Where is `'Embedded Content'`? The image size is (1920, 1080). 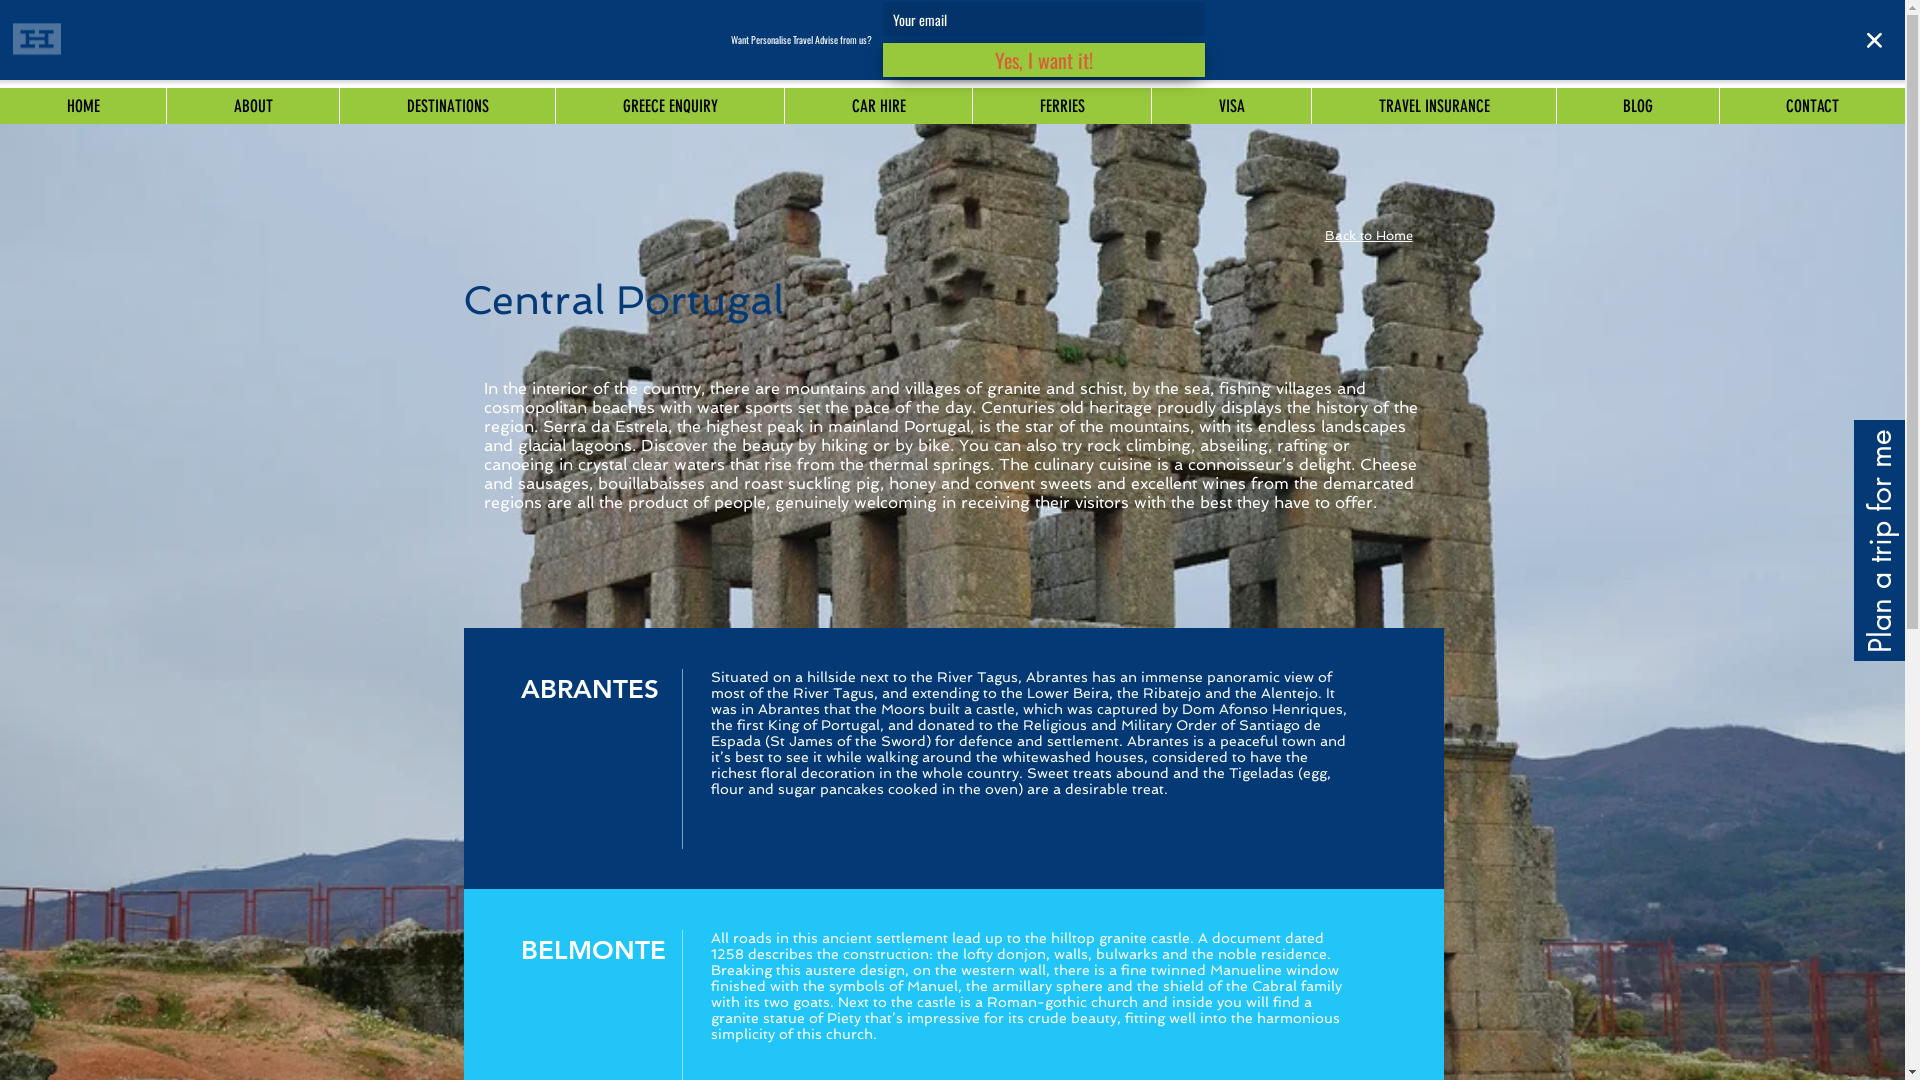
'Embedded Content' is located at coordinates (1824, 1036).